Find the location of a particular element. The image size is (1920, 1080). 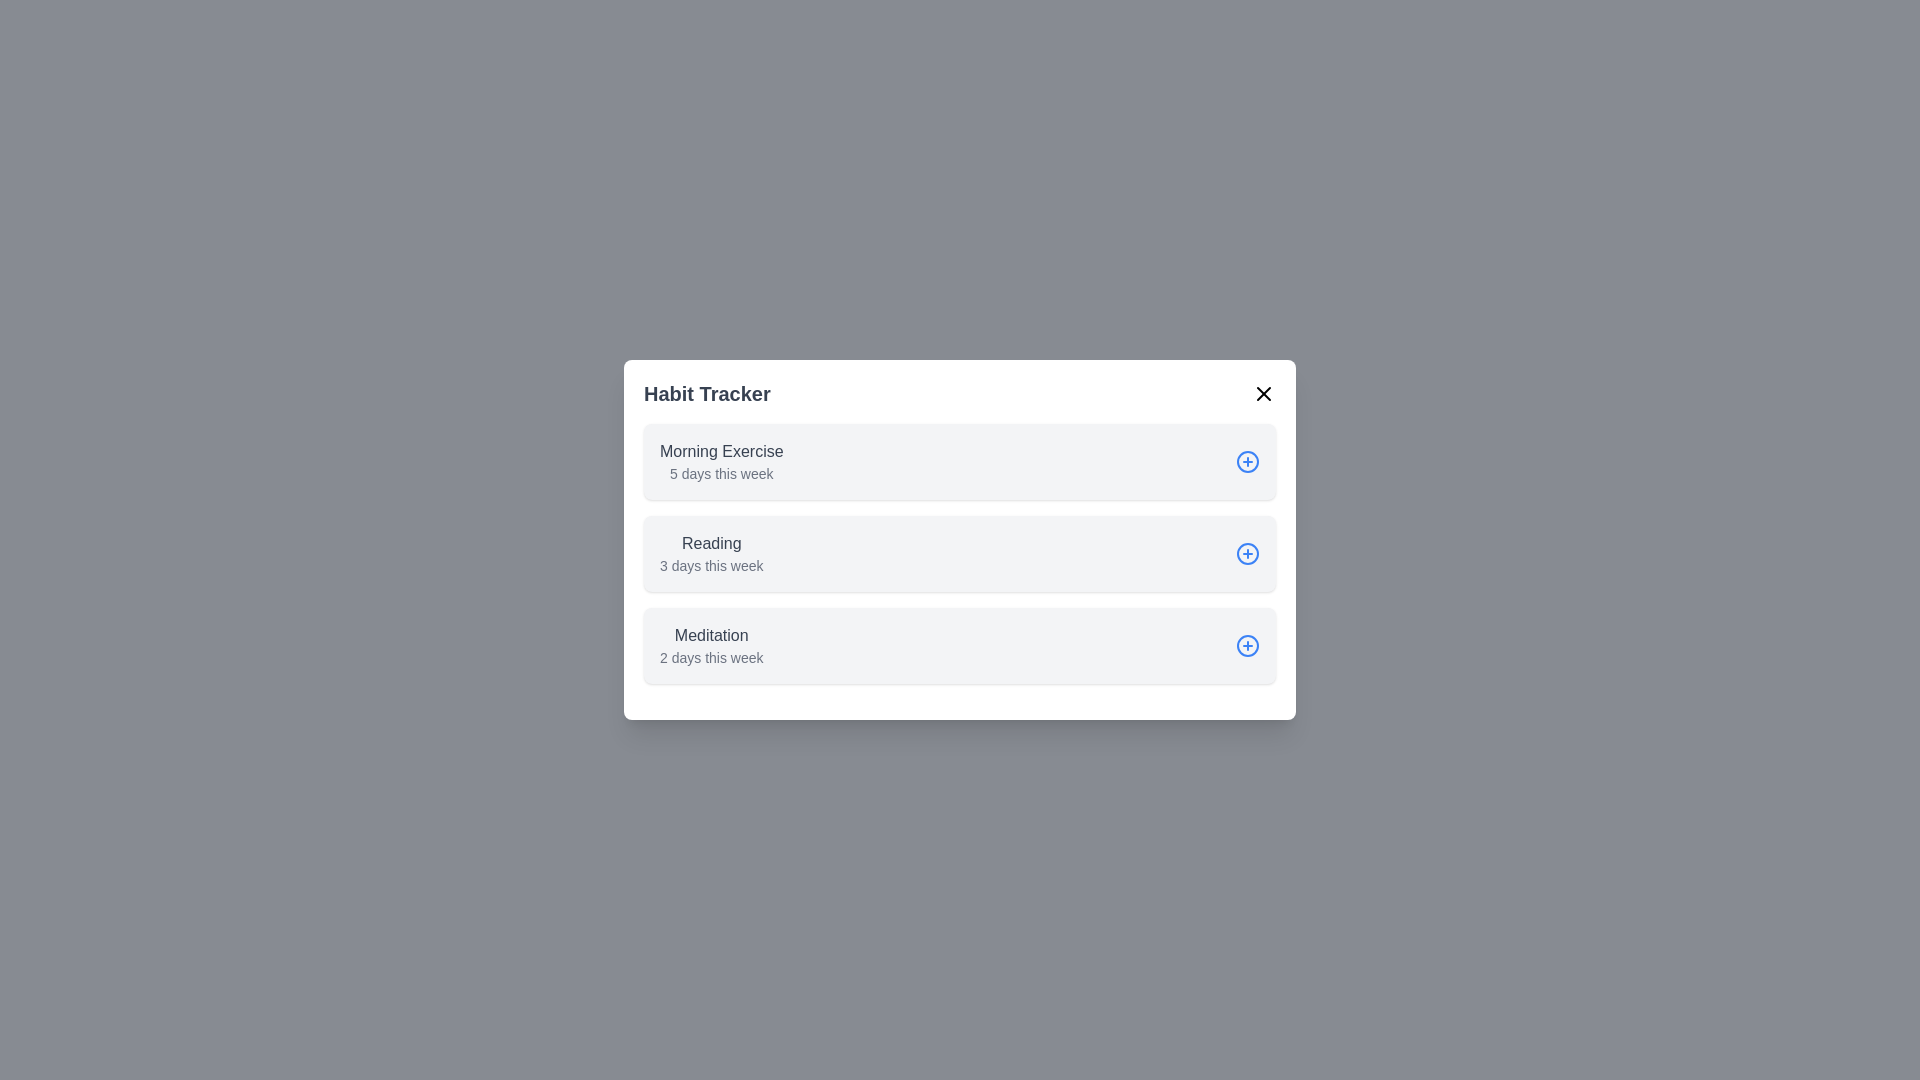

the title text of the Habit Tracker component is located at coordinates (706, 393).